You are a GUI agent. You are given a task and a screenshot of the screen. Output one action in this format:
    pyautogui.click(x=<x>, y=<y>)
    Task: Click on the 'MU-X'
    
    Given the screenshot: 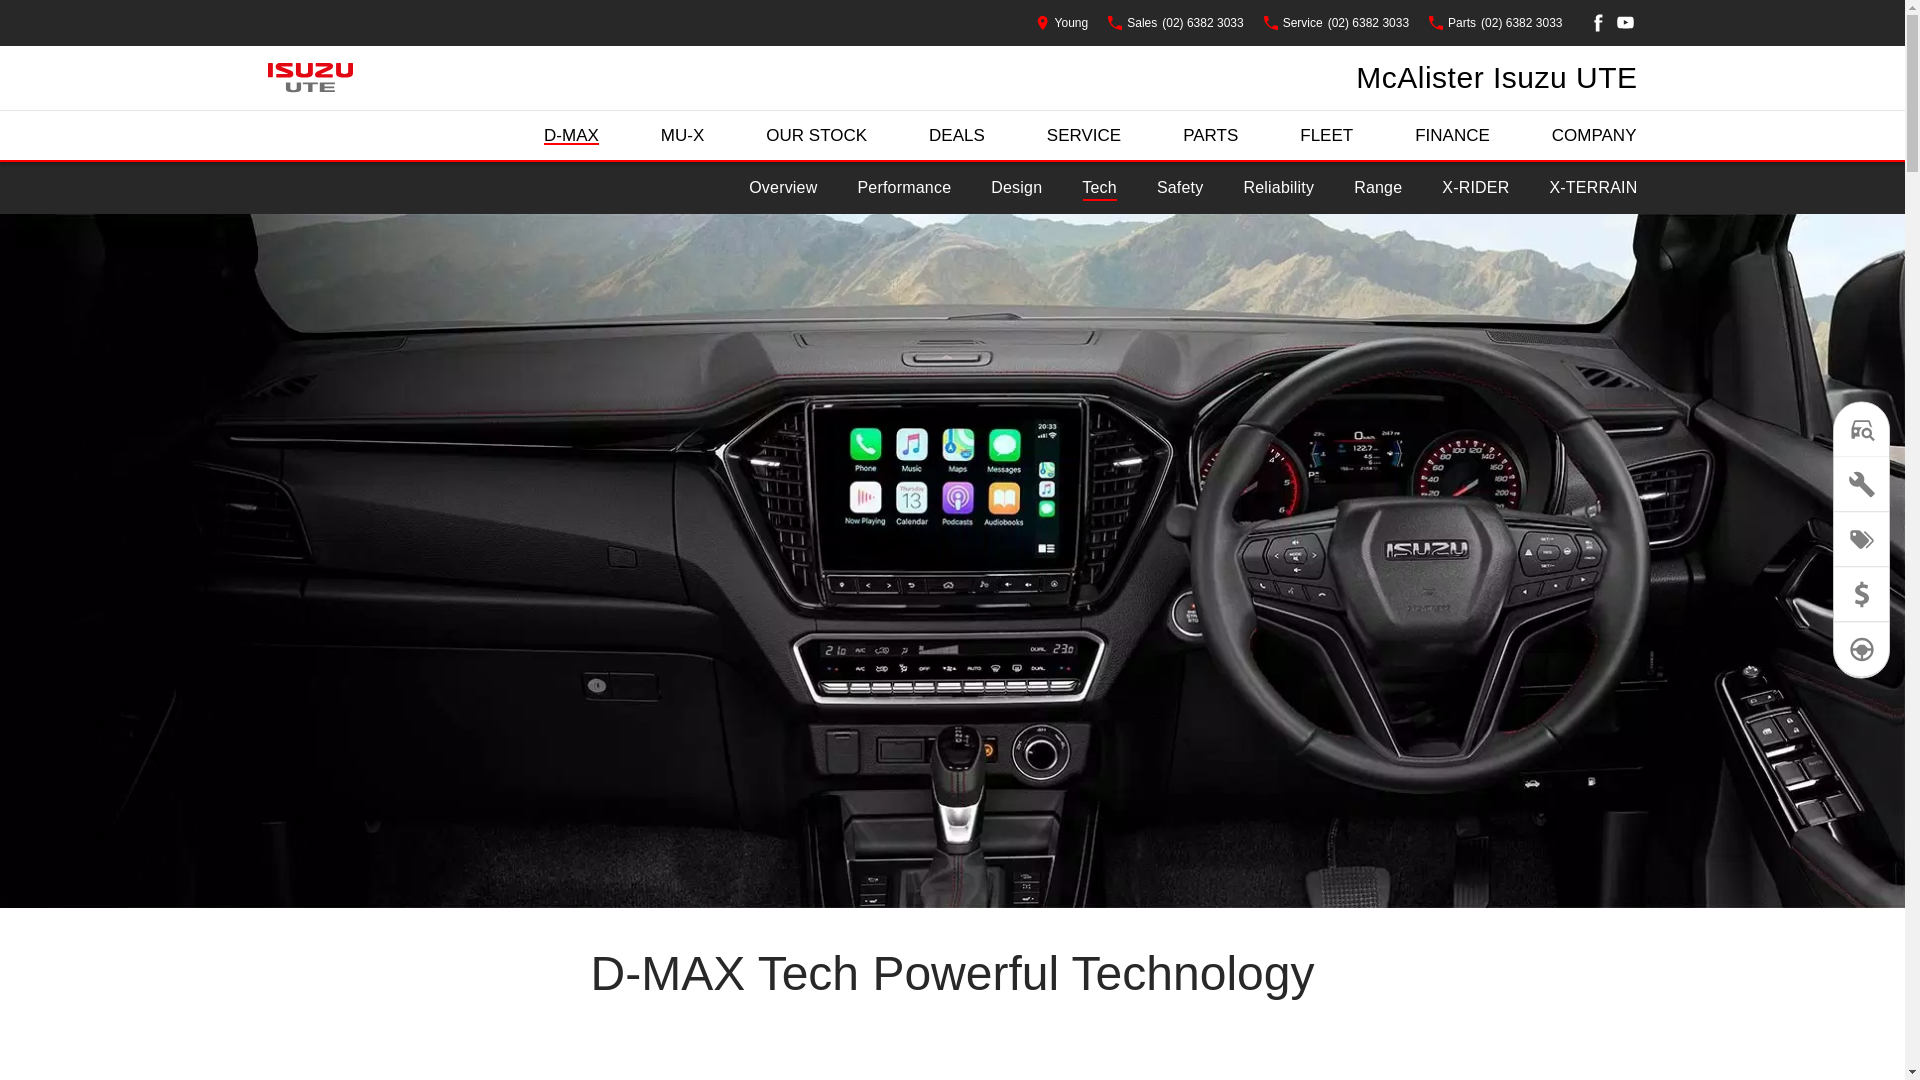 What is the action you would take?
    pyautogui.click(x=682, y=135)
    